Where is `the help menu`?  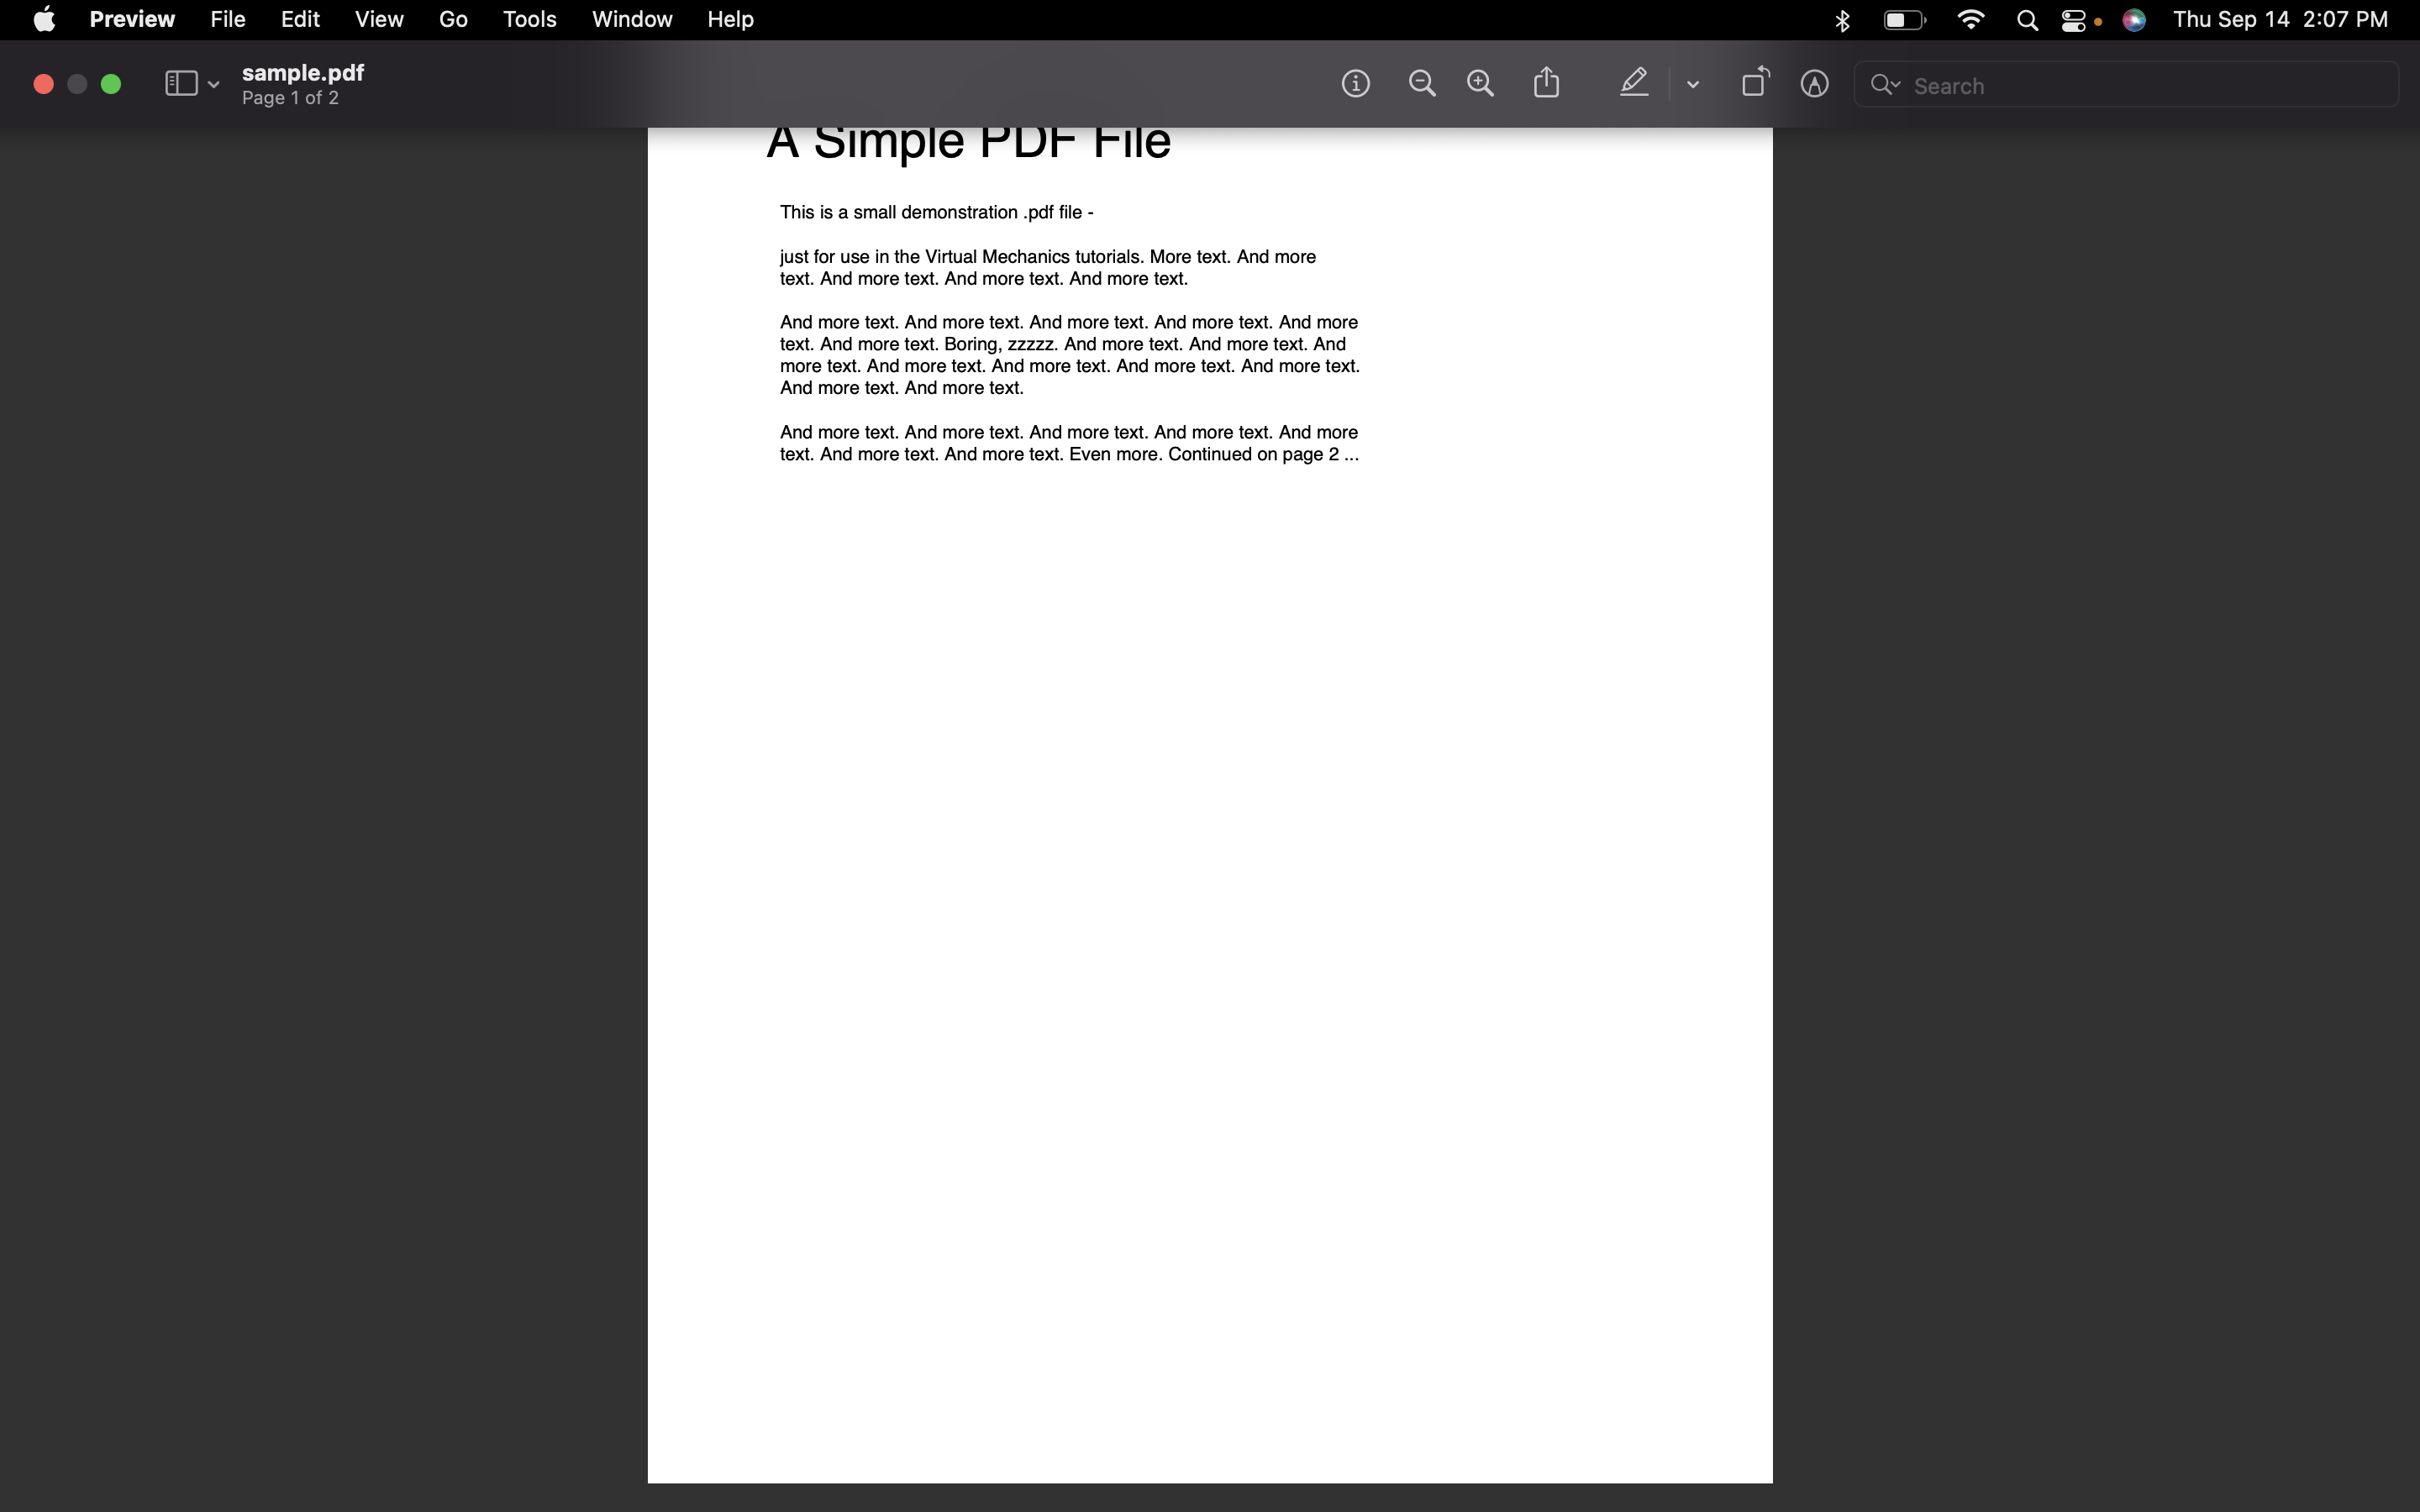 the help menu is located at coordinates (730, 21).